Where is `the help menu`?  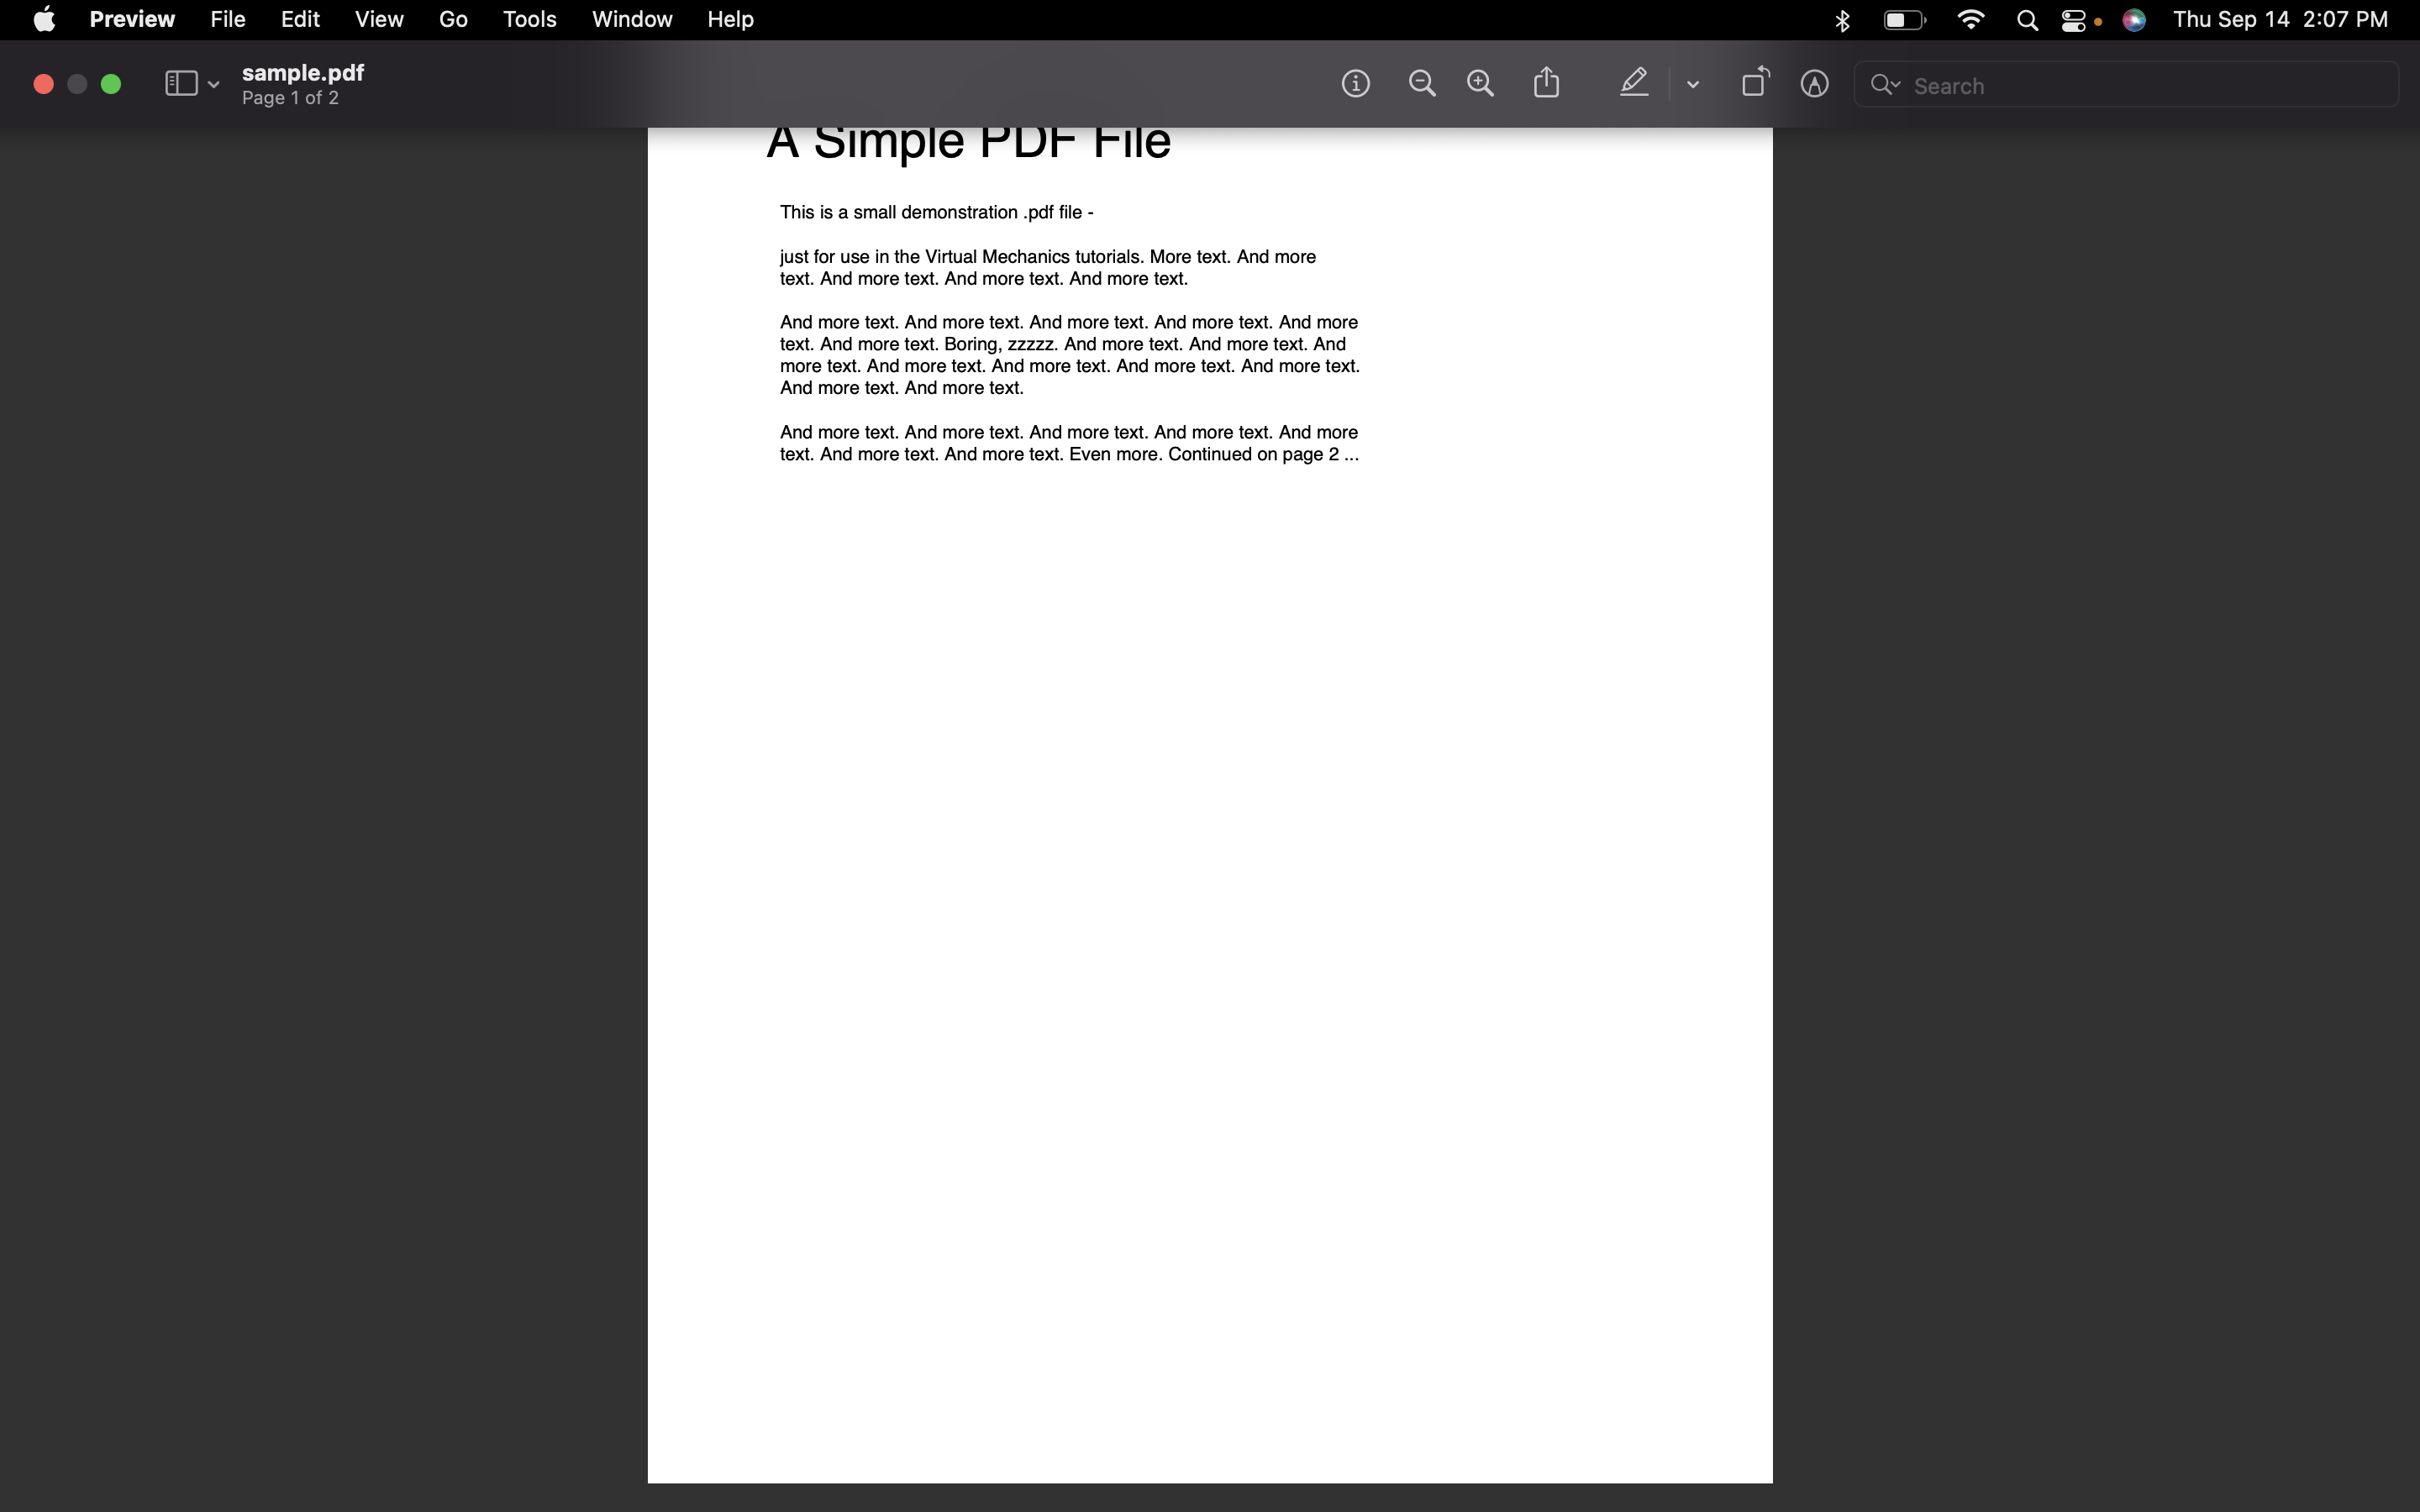 the help menu is located at coordinates (730, 21).